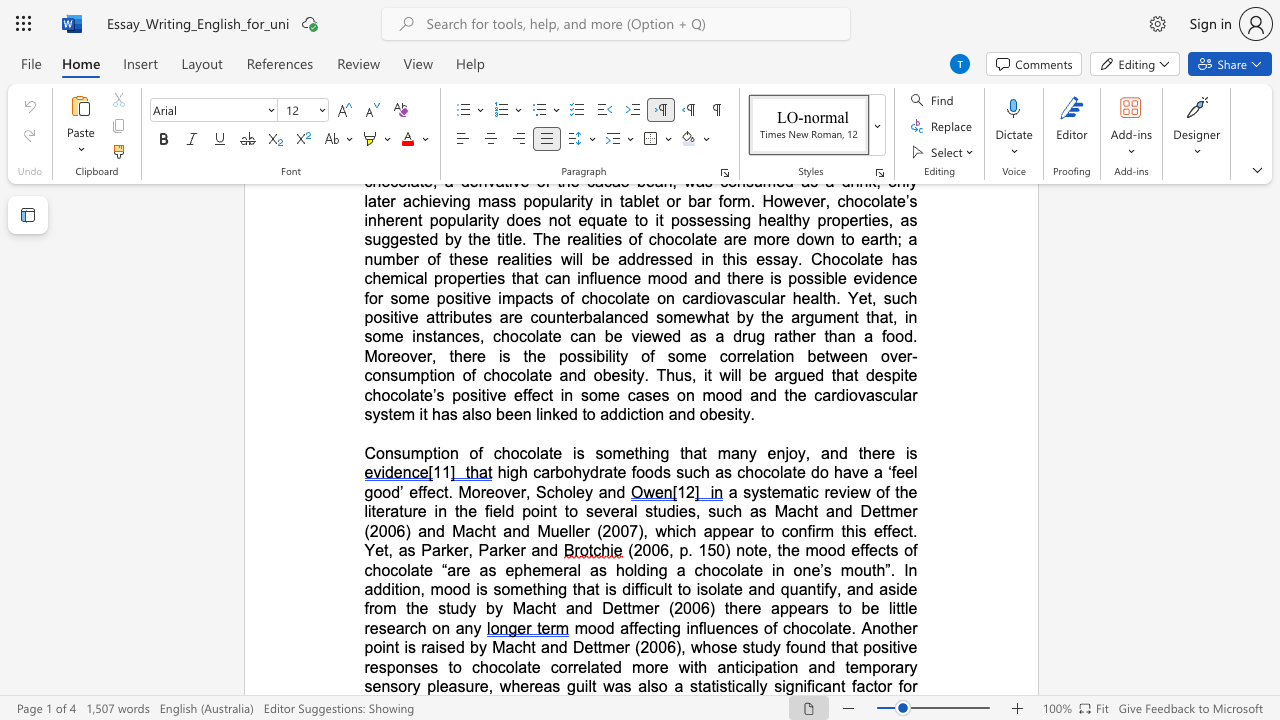 Image resolution: width=1280 pixels, height=720 pixels. Describe the element at coordinates (603, 647) in the screenshot. I see `the space between the continuous character "t" and "m" in the text` at that location.